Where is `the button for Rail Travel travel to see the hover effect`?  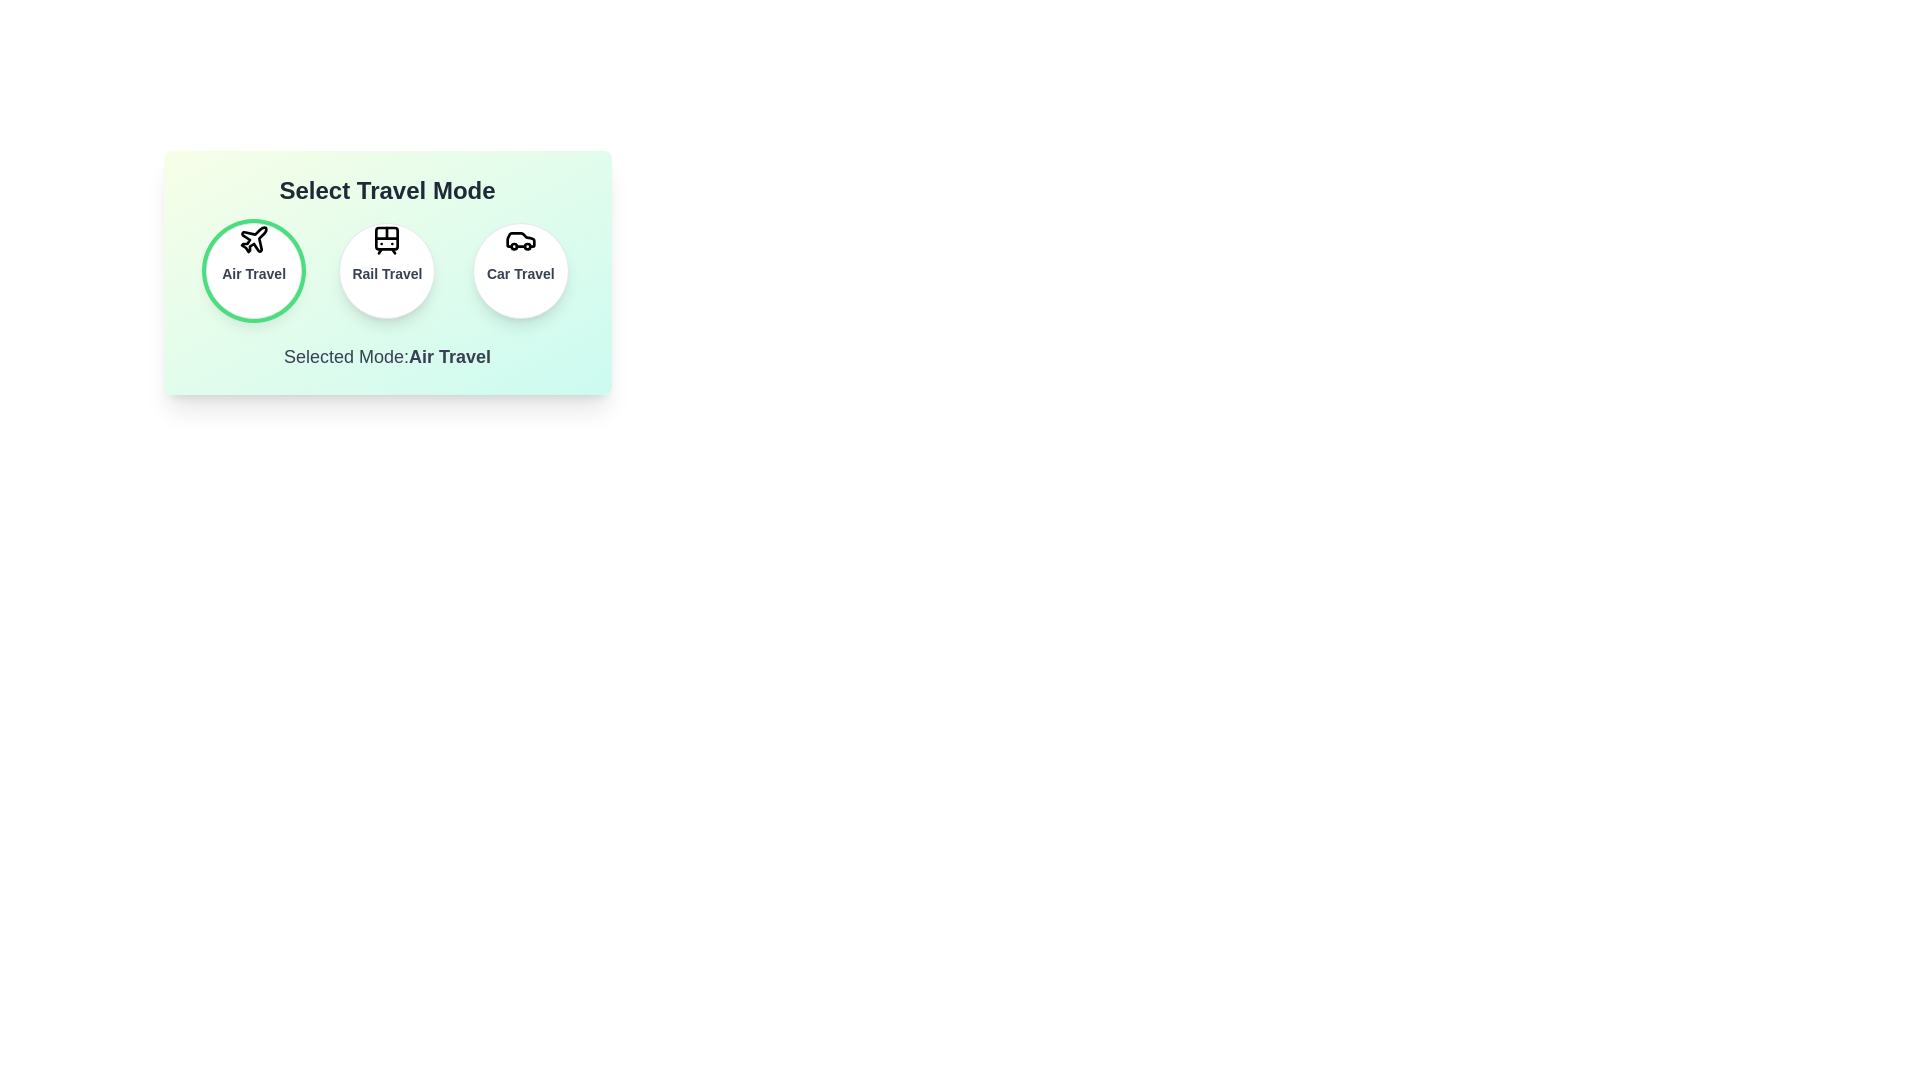 the button for Rail Travel travel to see the hover effect is located at coordinates (387, 270).